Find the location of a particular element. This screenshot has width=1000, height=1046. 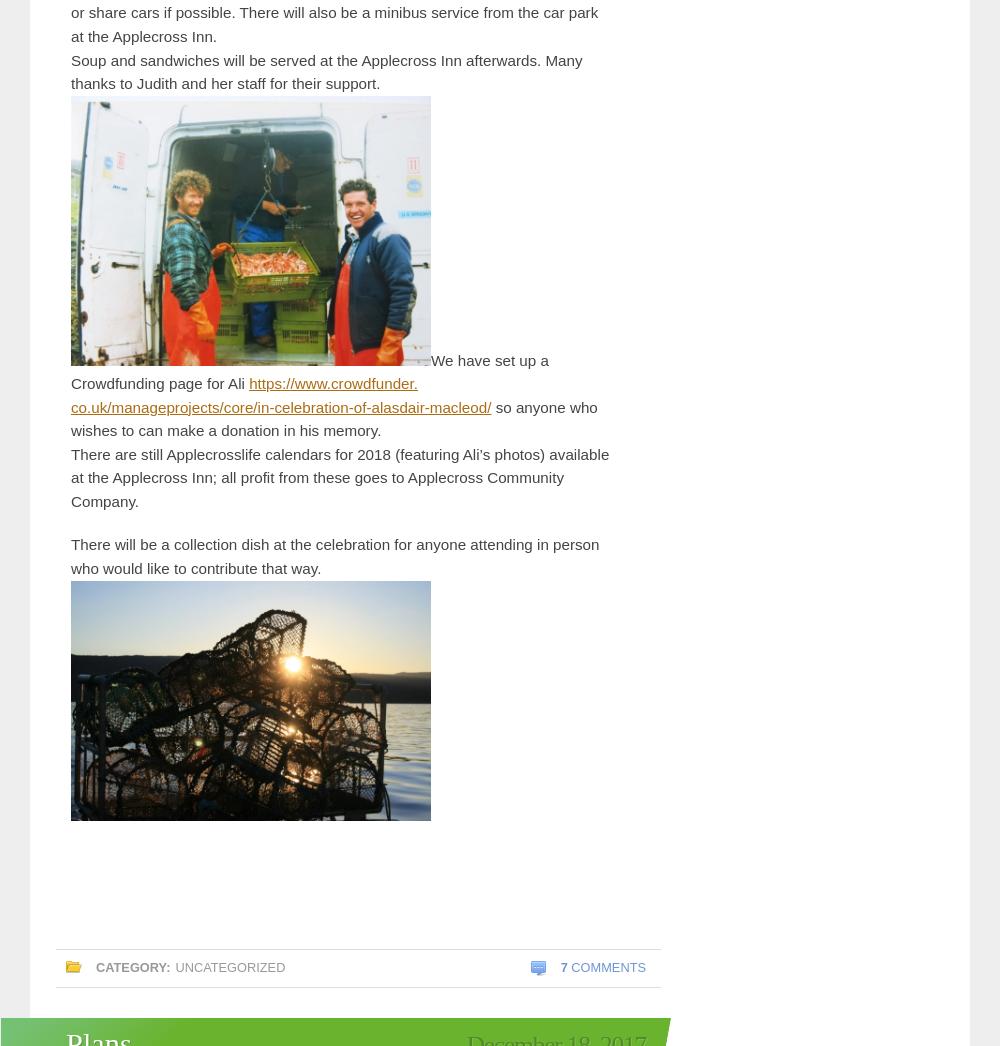

'There are still Applecrosslife calendars for 2018 (featuring Ali’s photos) available at the Applecross Inn; all profit from these goes to Applecross Community Company.' is located at coordinates (70, 476).